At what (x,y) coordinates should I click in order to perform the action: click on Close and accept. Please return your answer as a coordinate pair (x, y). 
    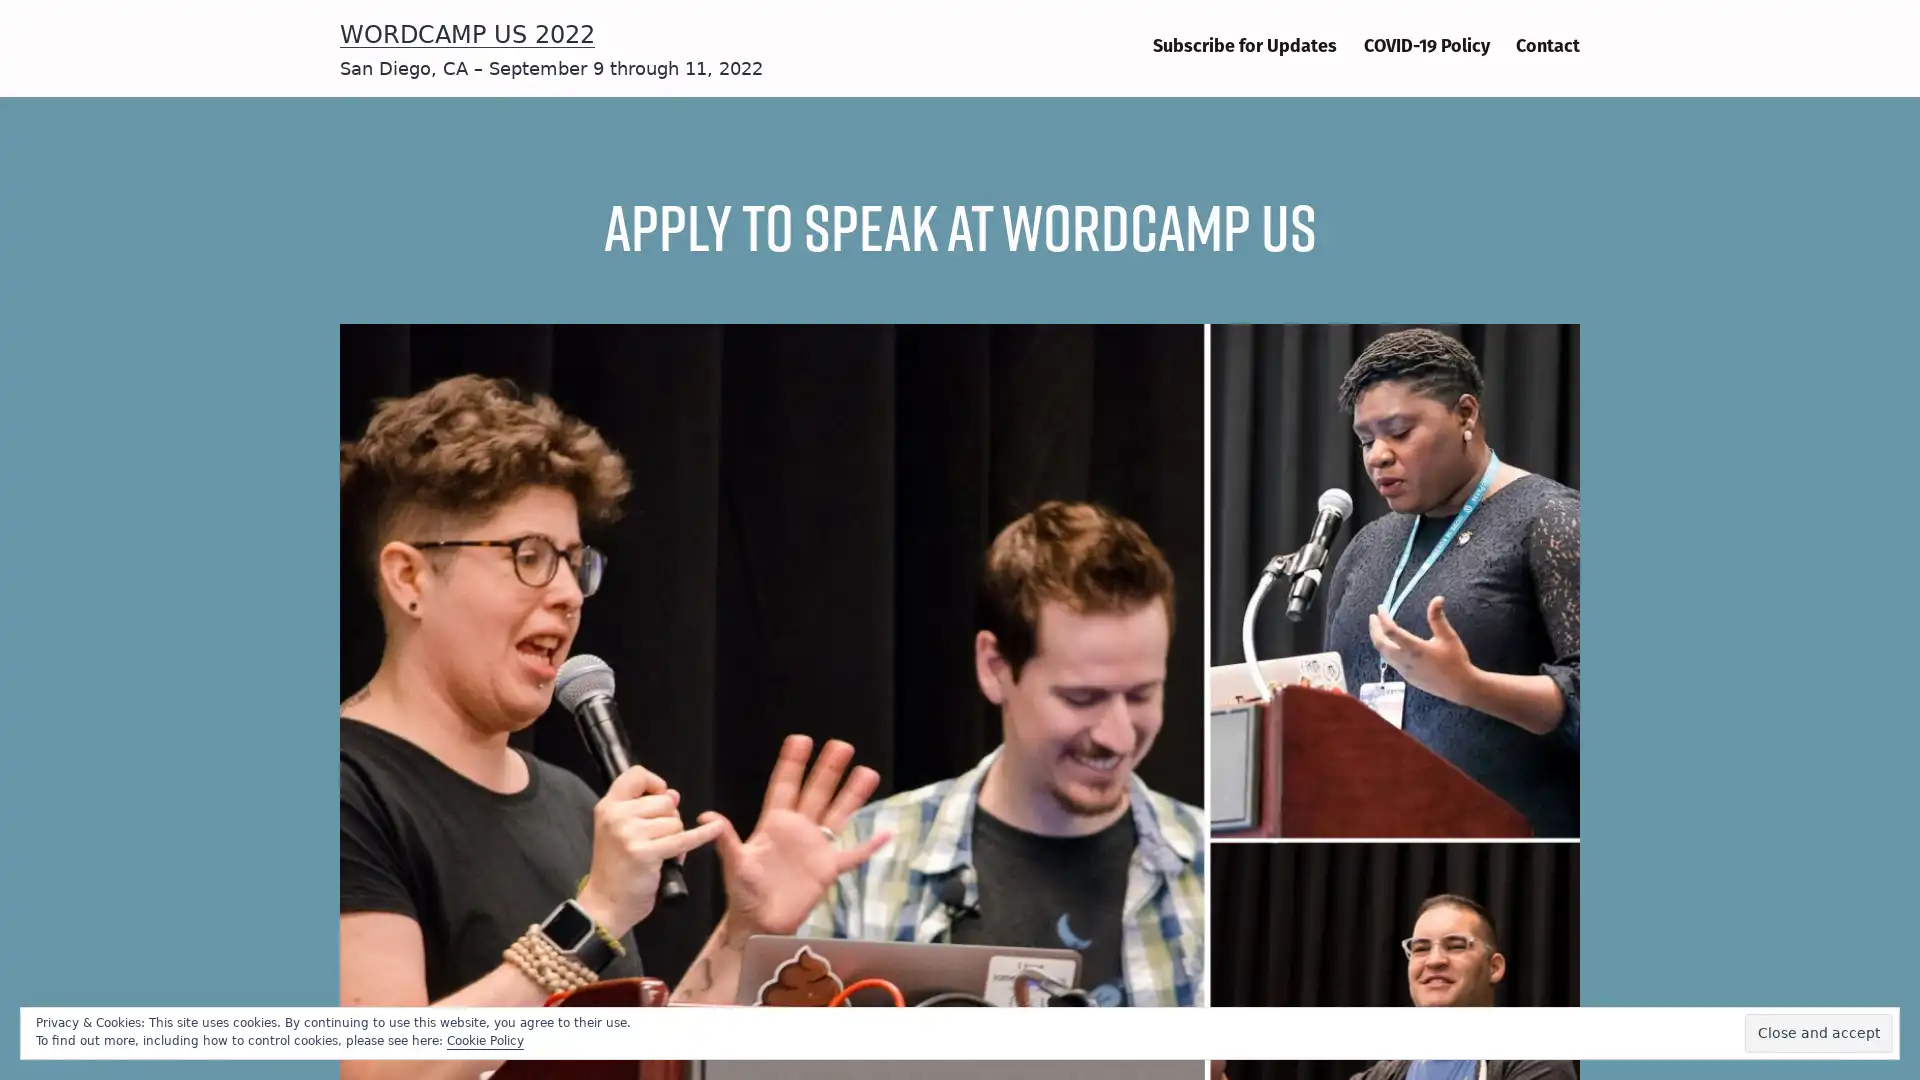
    Looking at the image, I should click on (1819, 1033).